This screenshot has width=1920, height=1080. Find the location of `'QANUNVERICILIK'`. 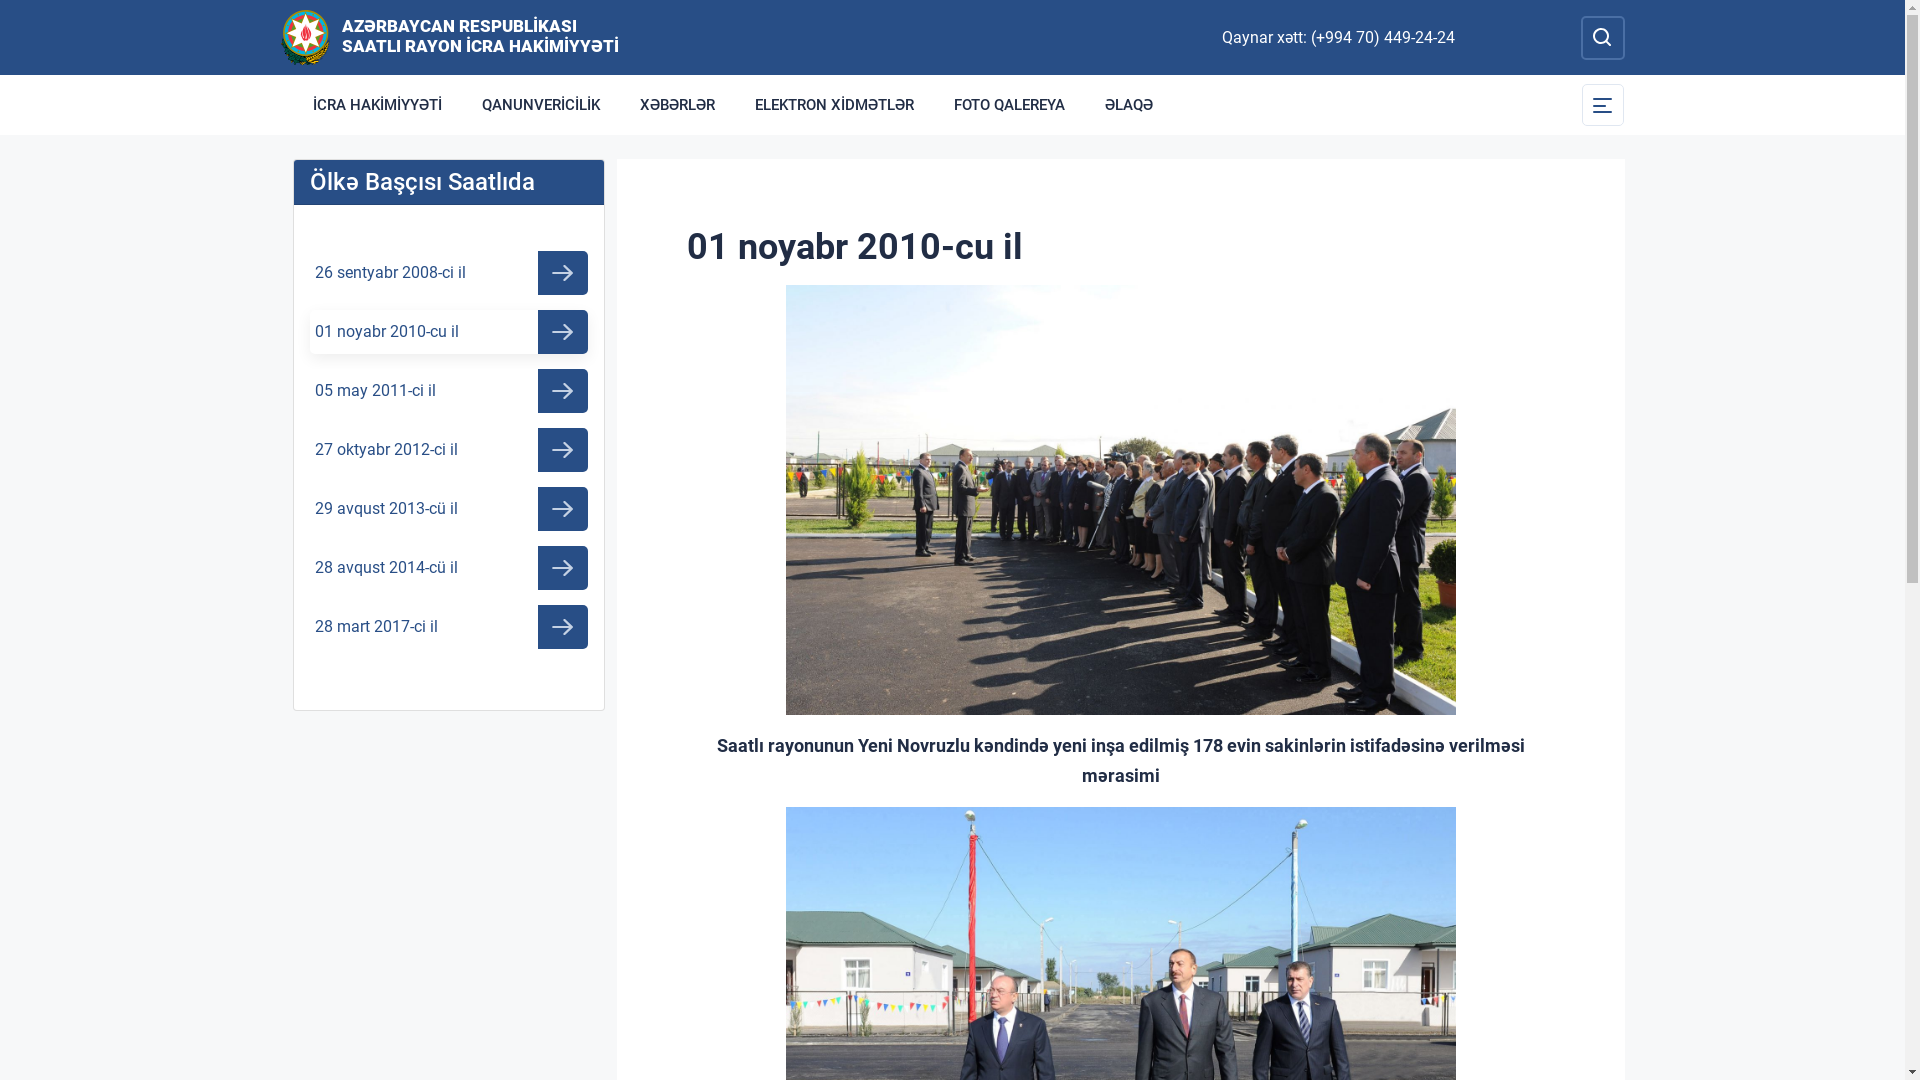

'QANUNVERICILIK' is located at coordinates (541, 104).